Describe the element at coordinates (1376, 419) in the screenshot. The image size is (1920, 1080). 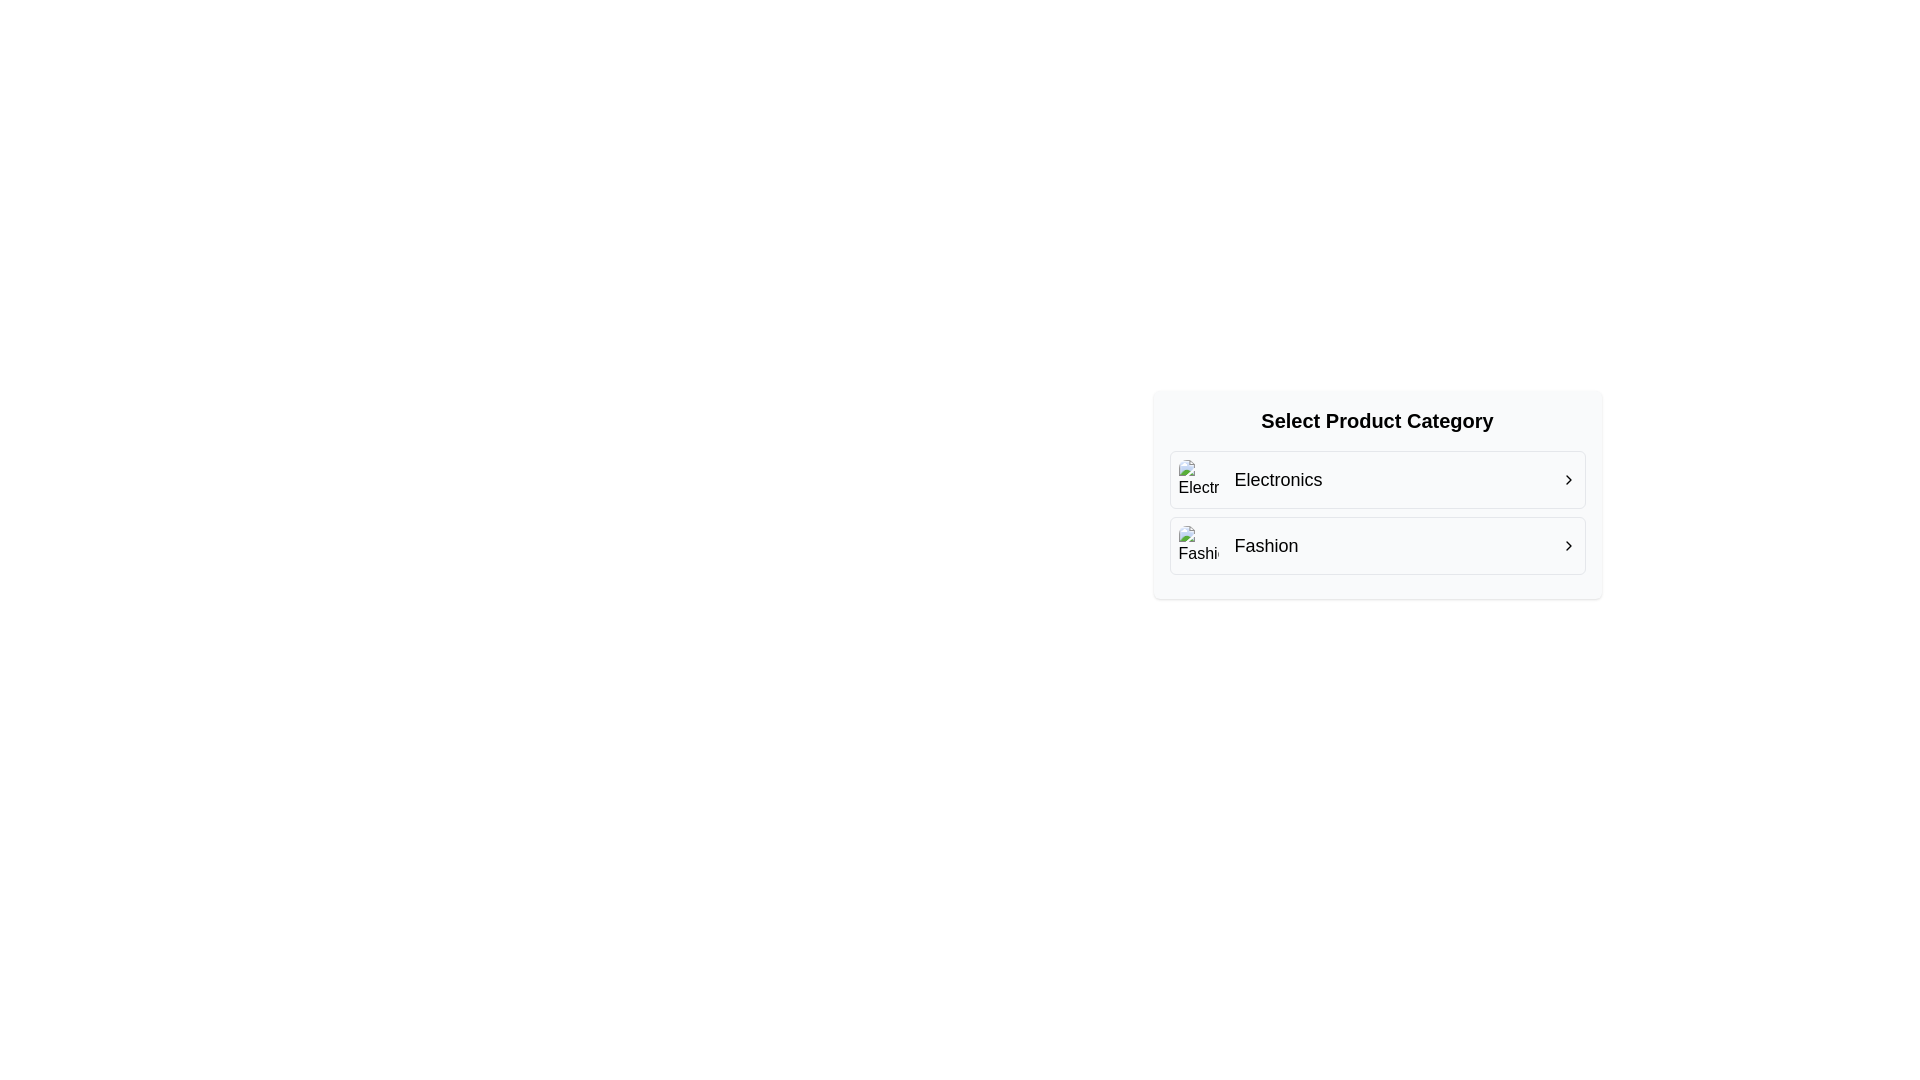
I see `the text label 'Select Product Category', which is a bold, centrally aligned header above the options 'Electronics' and 'Fashion'` at that location.